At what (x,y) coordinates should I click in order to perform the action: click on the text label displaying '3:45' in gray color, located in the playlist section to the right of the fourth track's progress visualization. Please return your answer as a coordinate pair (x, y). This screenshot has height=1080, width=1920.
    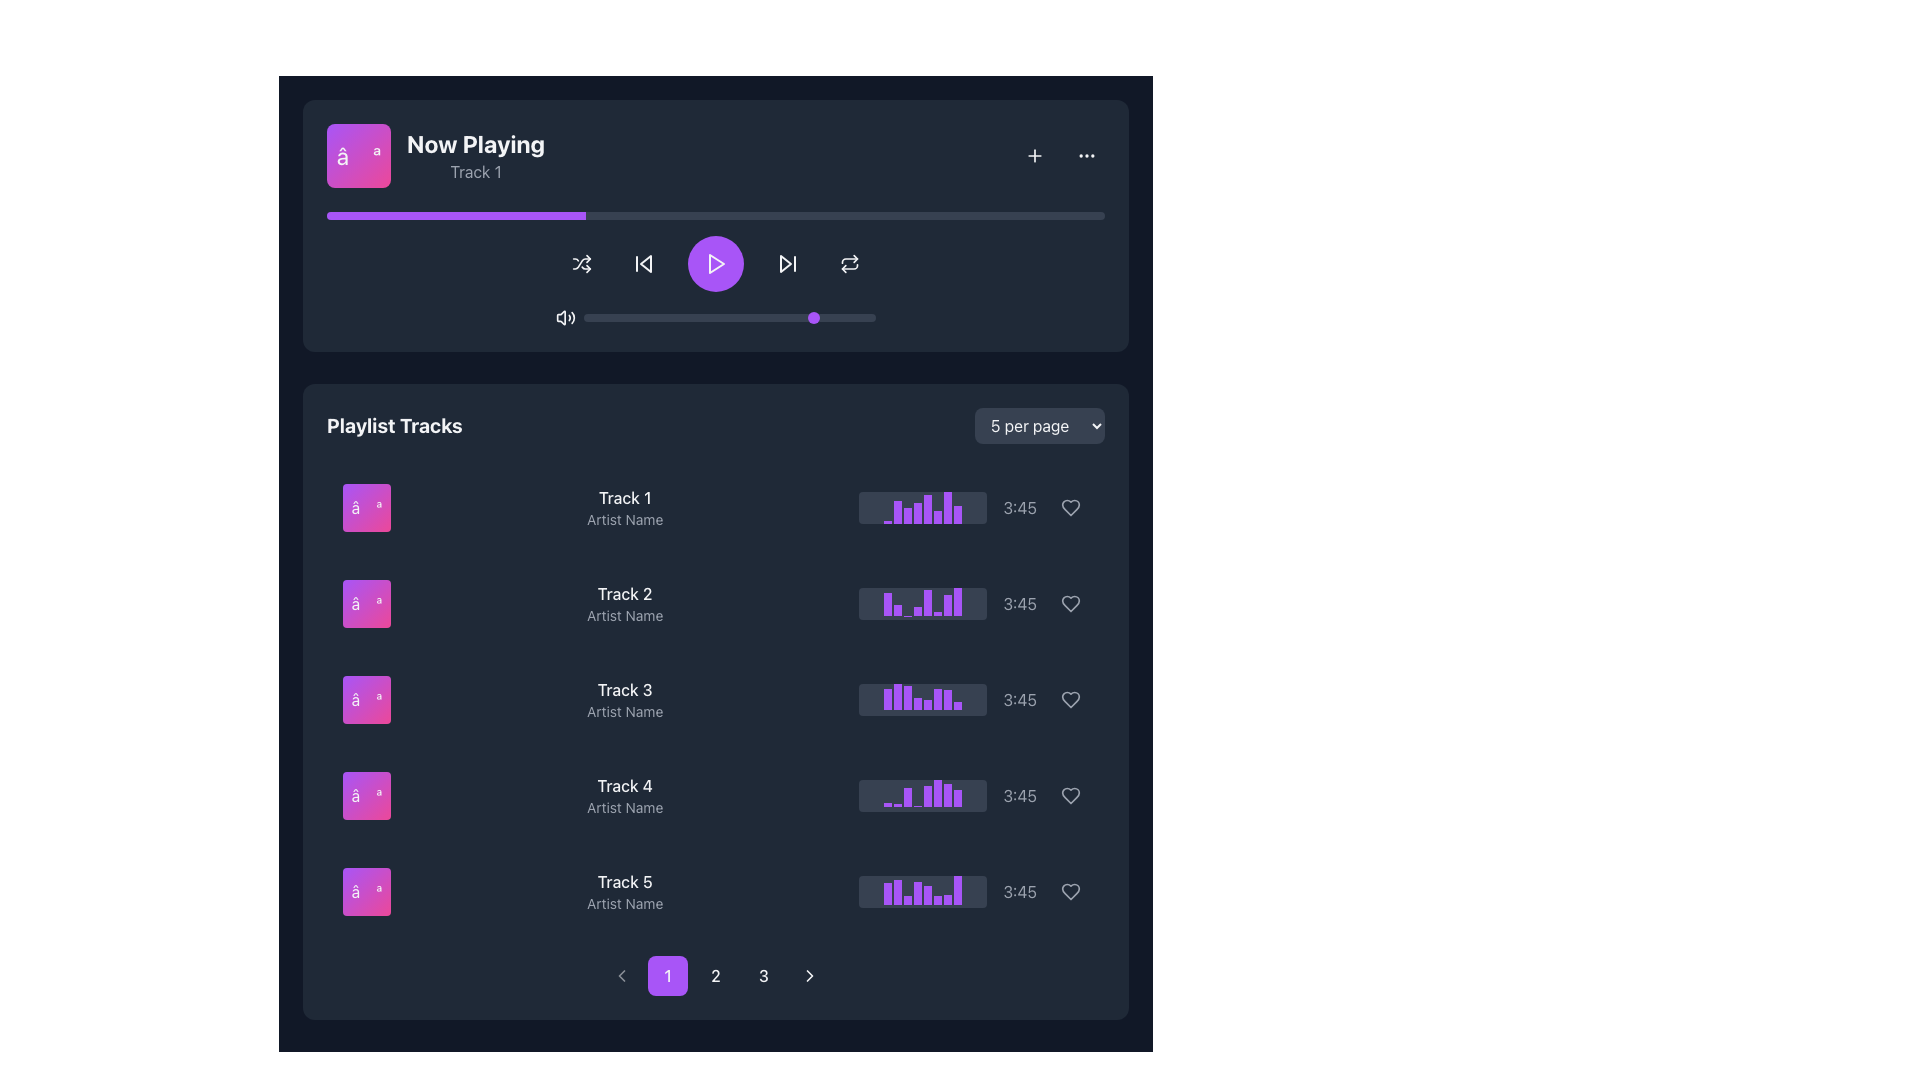
    Looking at the image, I should click on (1020, 794).